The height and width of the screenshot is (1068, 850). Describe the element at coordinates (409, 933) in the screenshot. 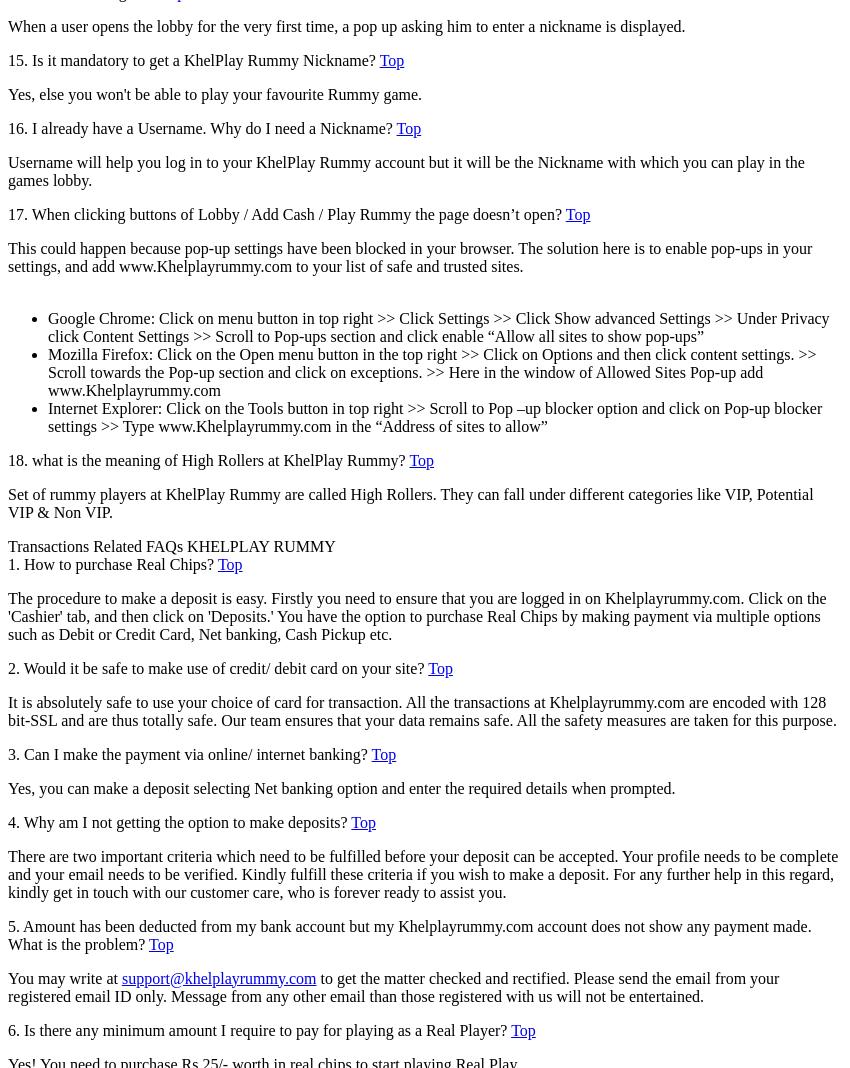

I see `'5. Amount has been deducted from my bank account but my Khelplayrummy.com account does not show any payment made. What is the problem?'` at that location.